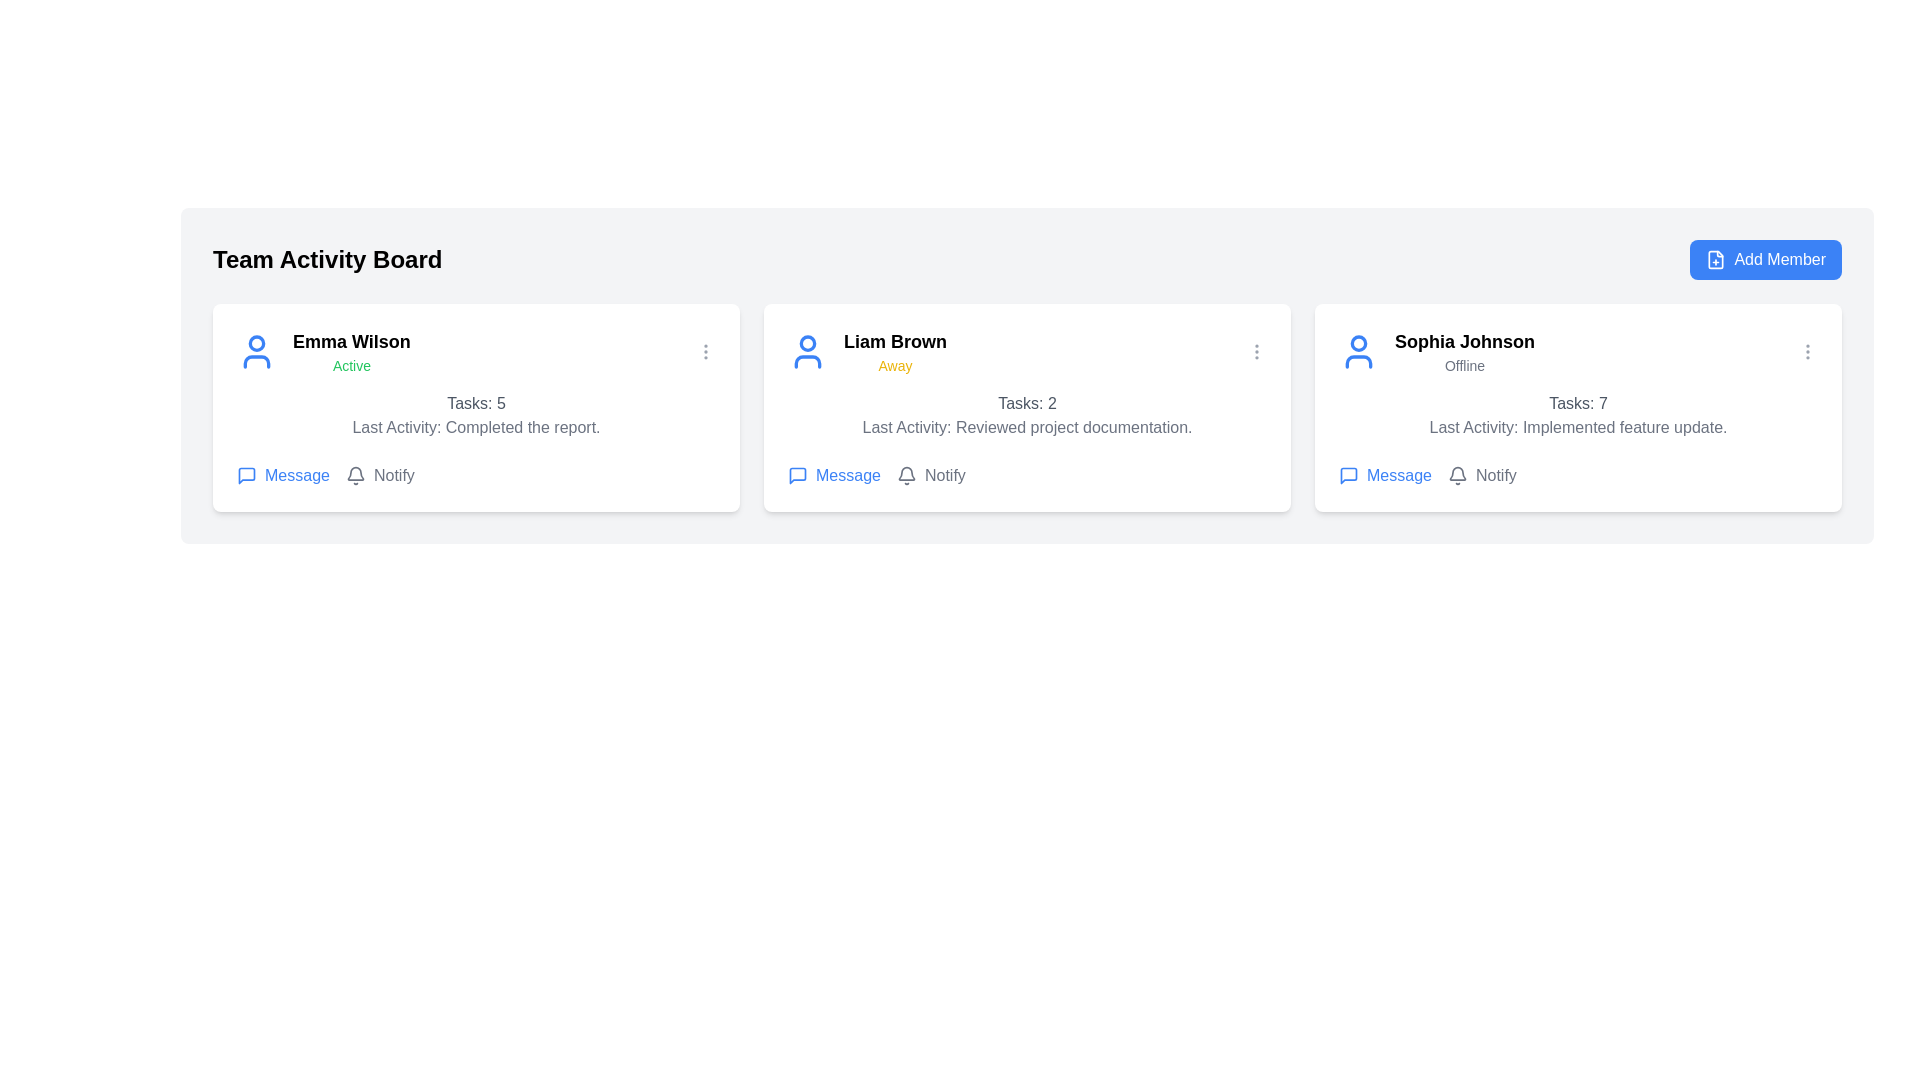 Image resolution: width=1920 pixels, height=1080 pixels. Describe the element at coordinates (1715, 258) in the screenshot. I see `the '+' icon within the SVG element that resembles a document outline, located at the rightmost edge of the interface, adjacent to the 'Add Member' button` at that location.